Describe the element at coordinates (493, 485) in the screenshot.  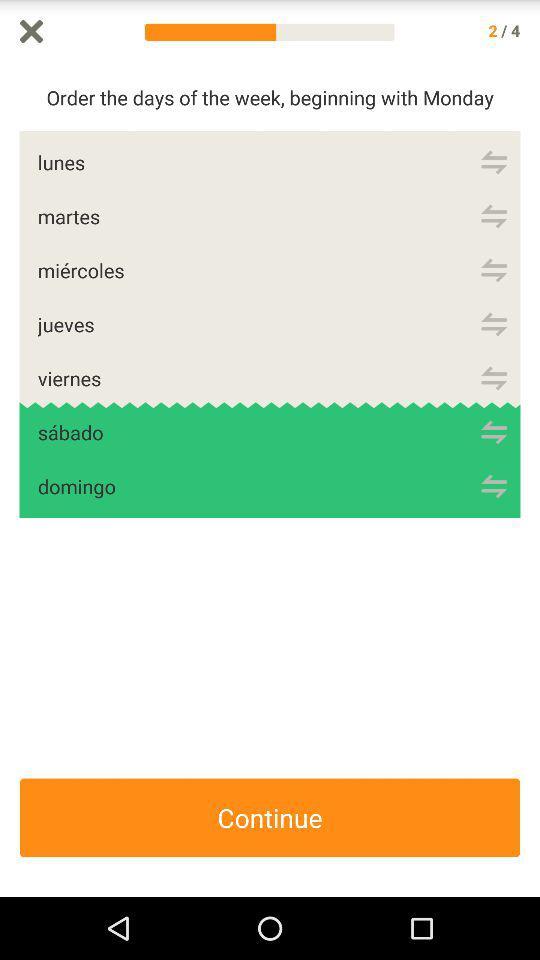
I see `domingo` at that location.